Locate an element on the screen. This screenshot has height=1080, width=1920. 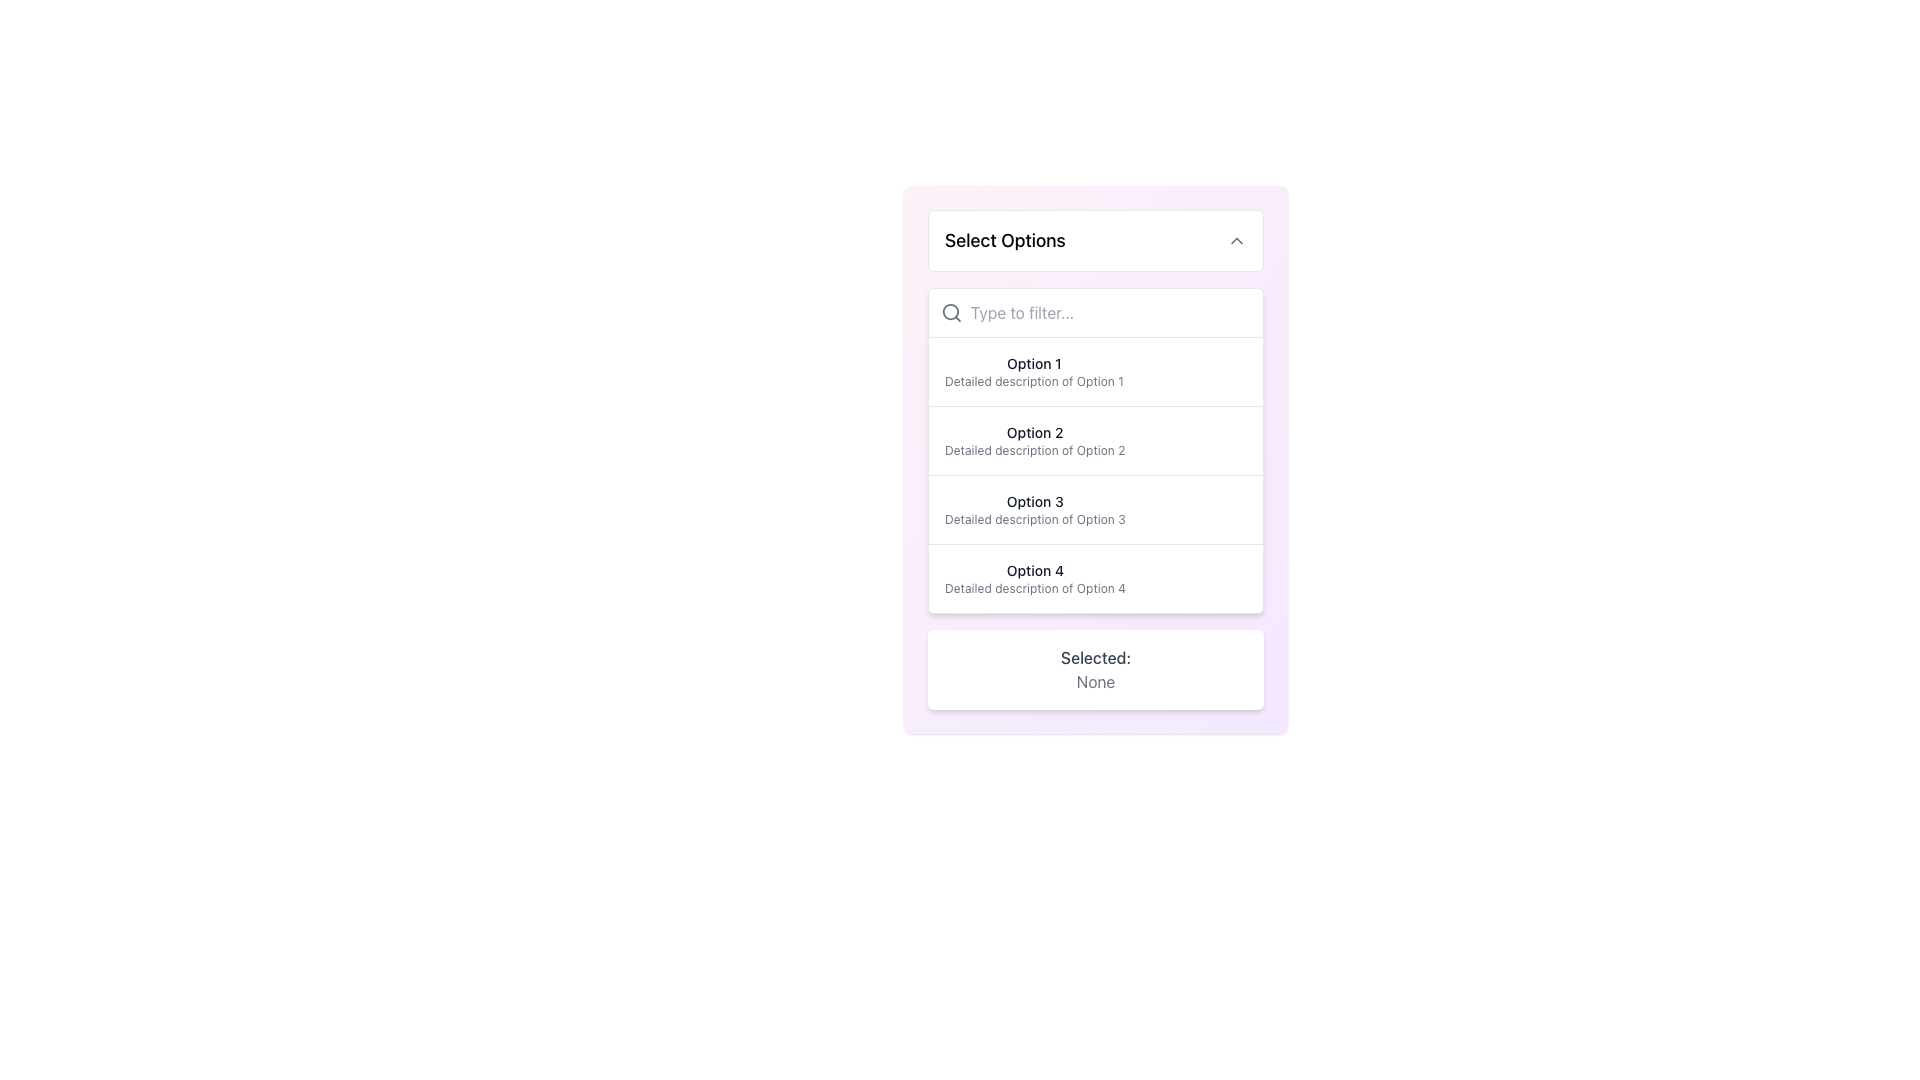
the first list item labeled 'Option 1' in the vertical listbox is located at coordinates (1034, 371).